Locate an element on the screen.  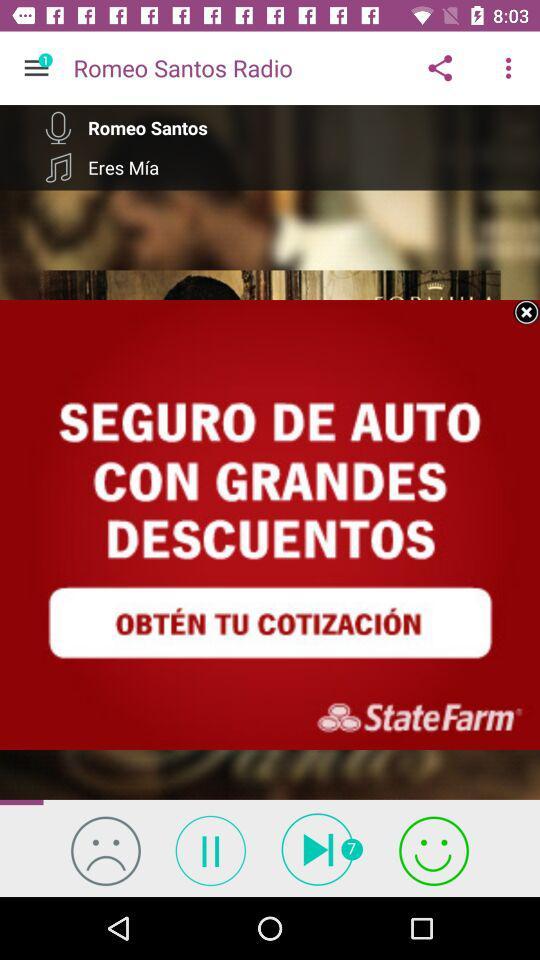
the emoji icon is located at coordinates (105, 849).